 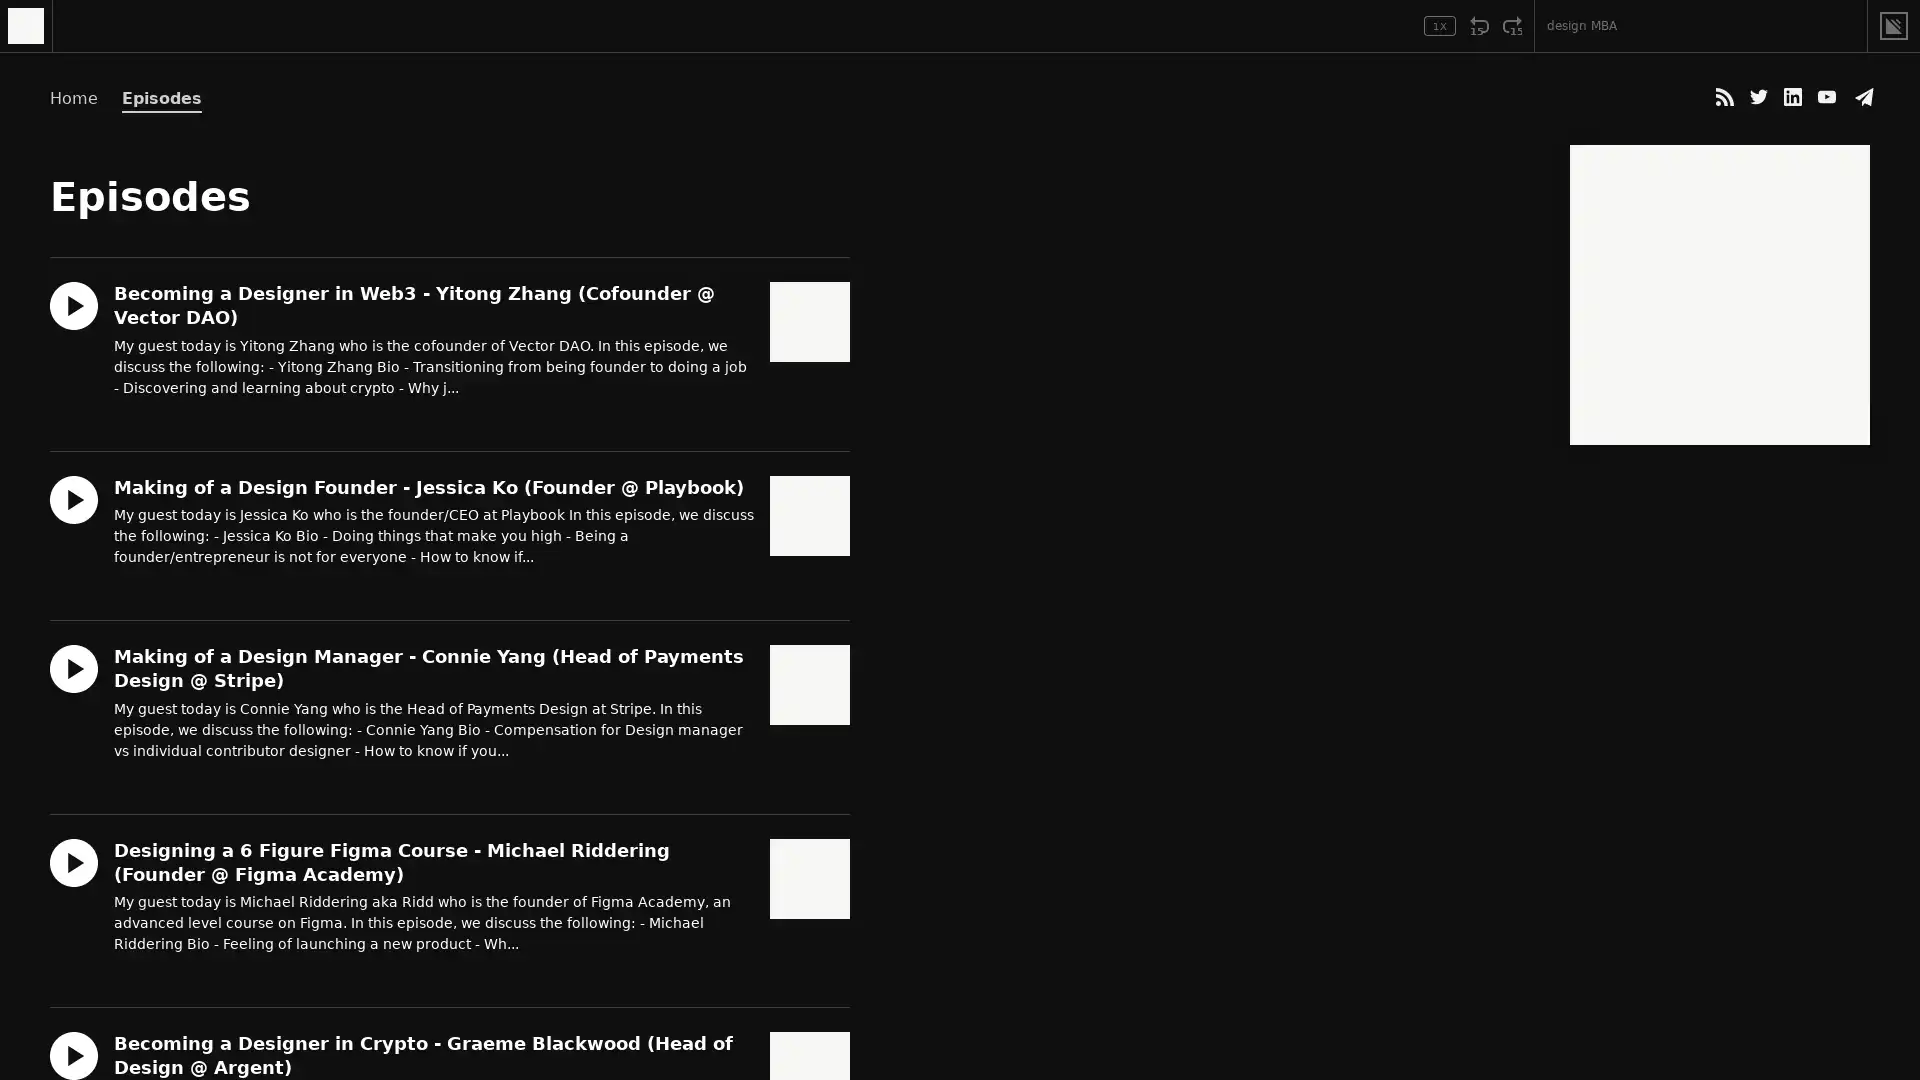 I want to click on Open Player Settings, so click(x=1382, y=26).